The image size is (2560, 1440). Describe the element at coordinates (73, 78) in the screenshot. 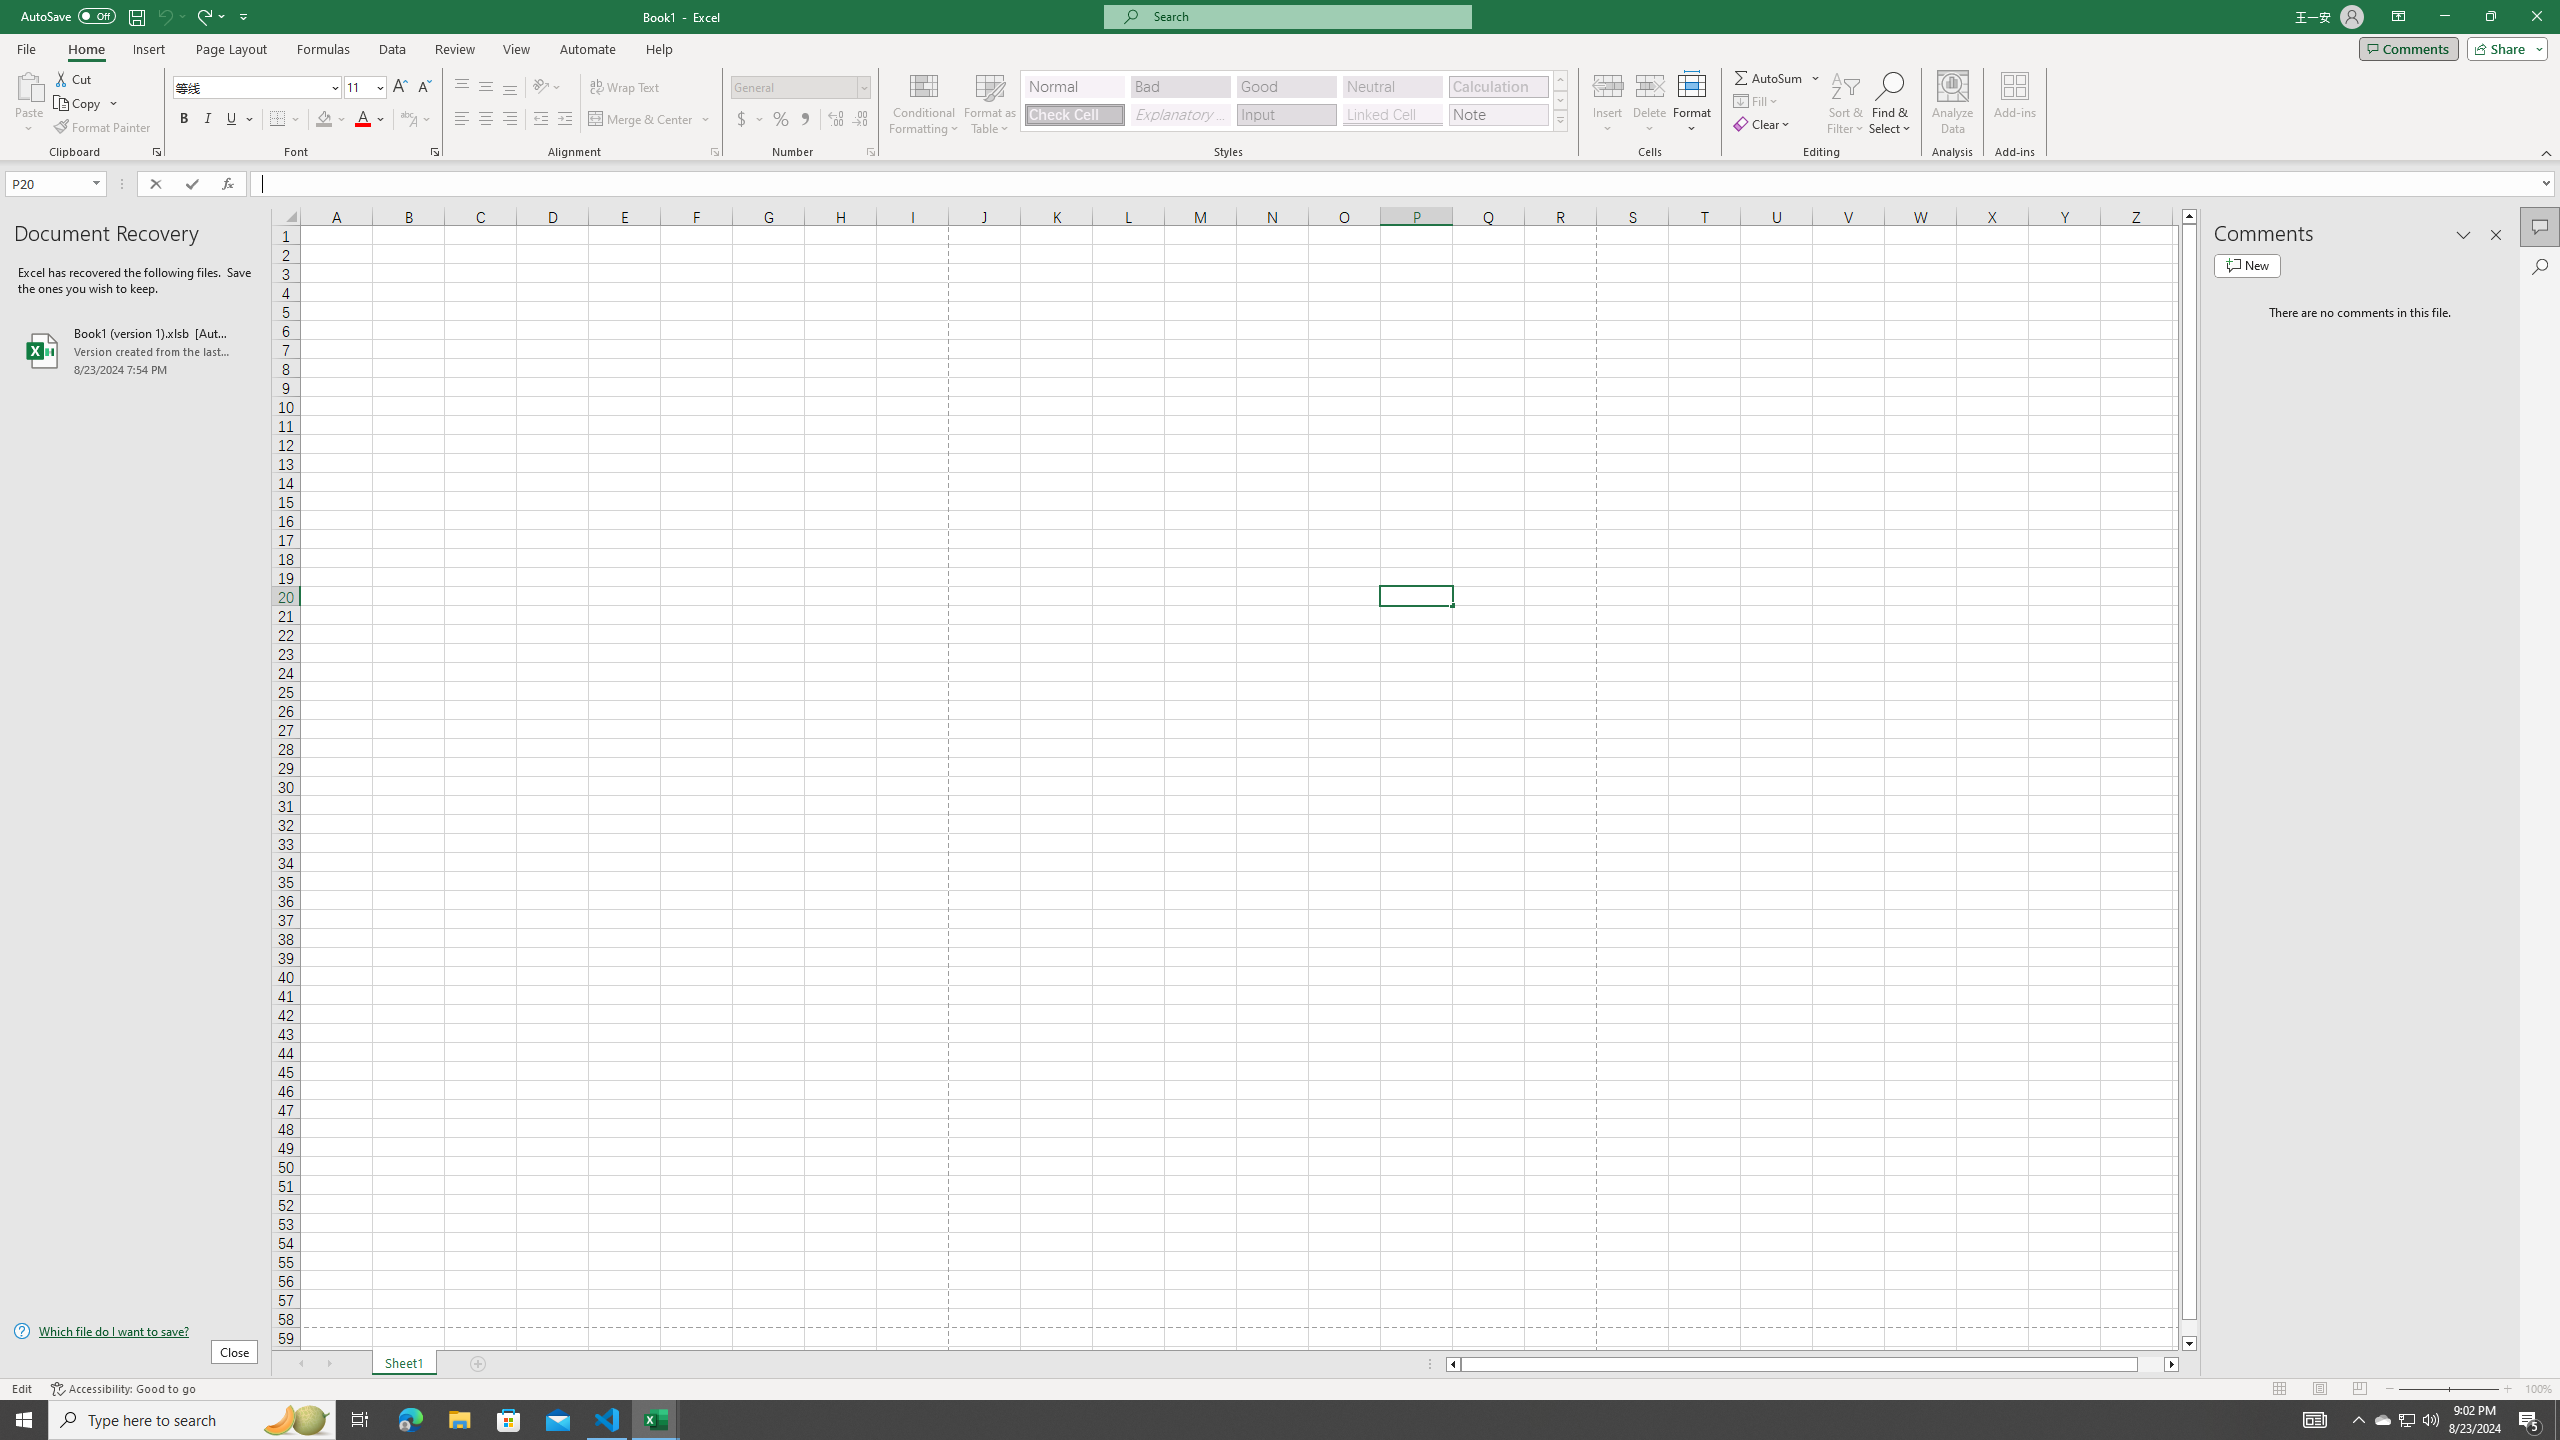

I see `'Cut'` at that location.